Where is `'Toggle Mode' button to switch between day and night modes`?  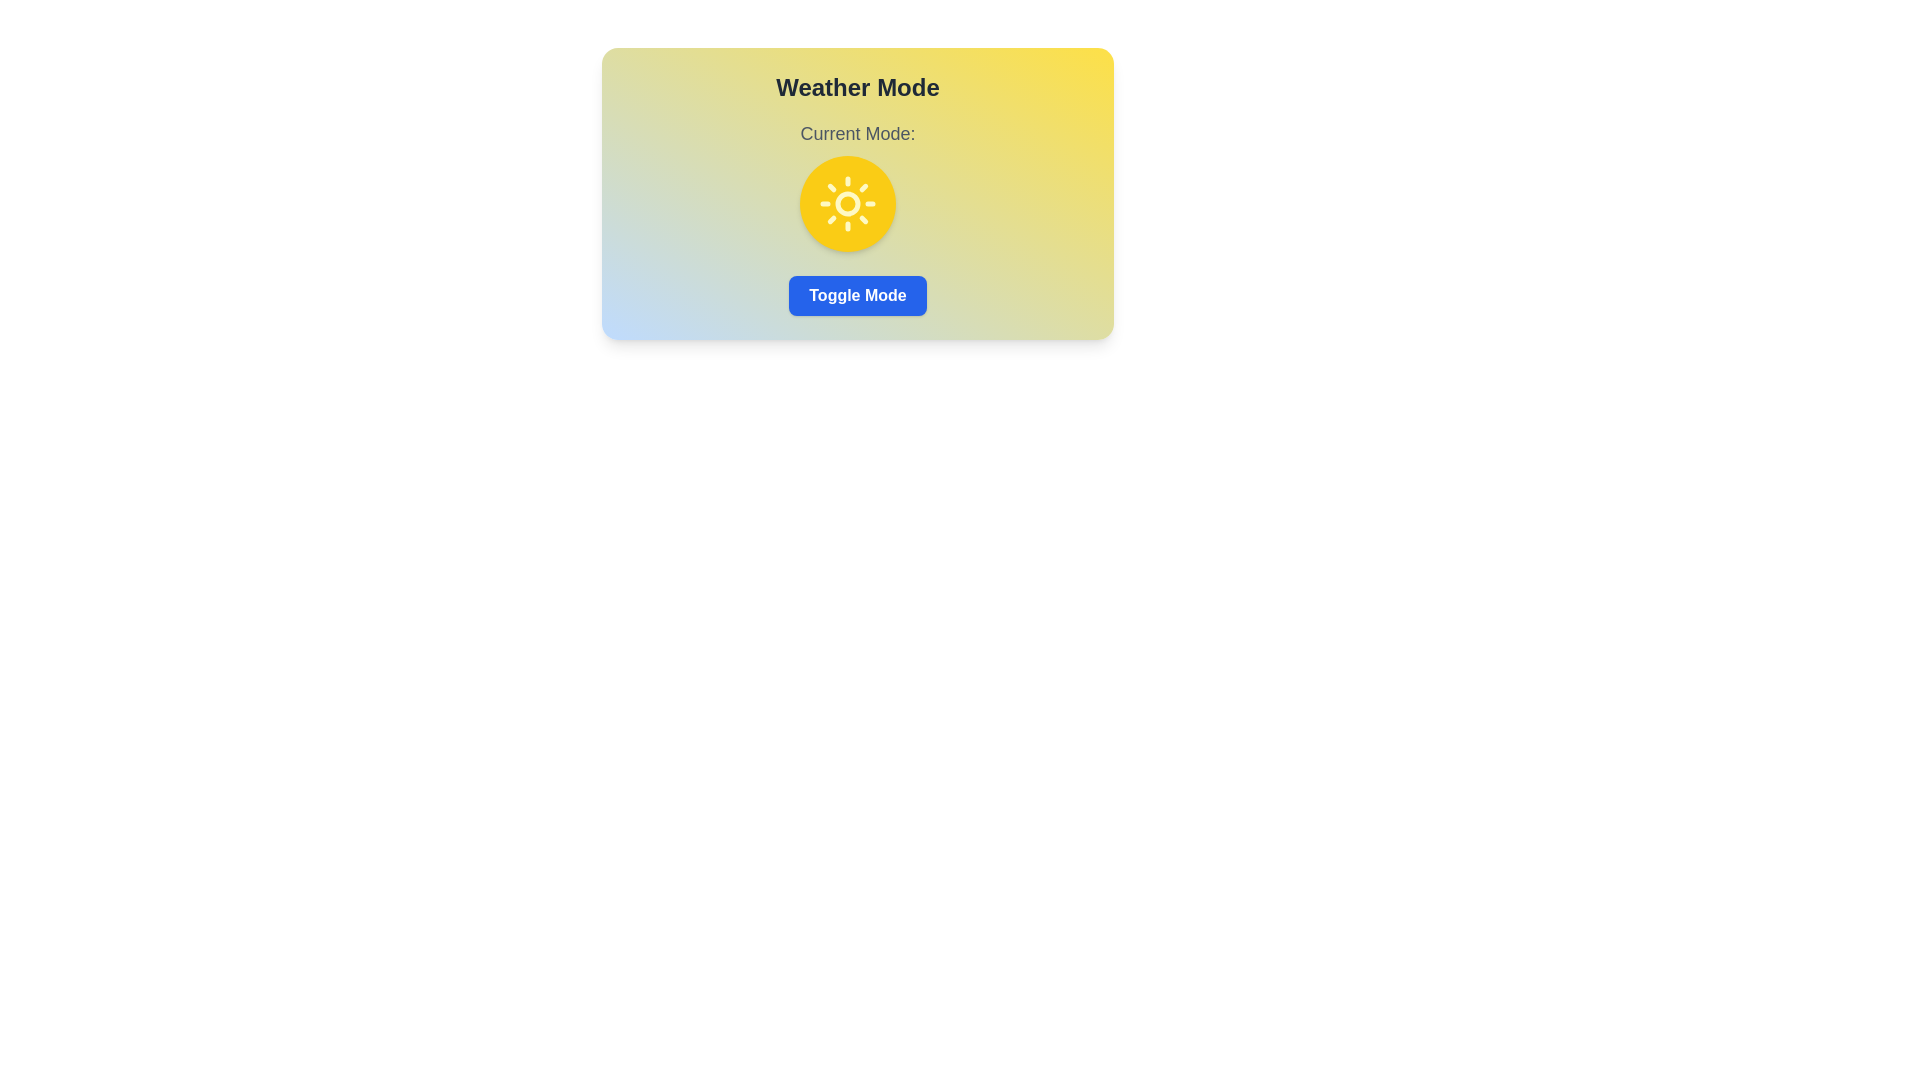 'Toggle Mode' button to switch between day and night modes is located at coordinates (858, 296).